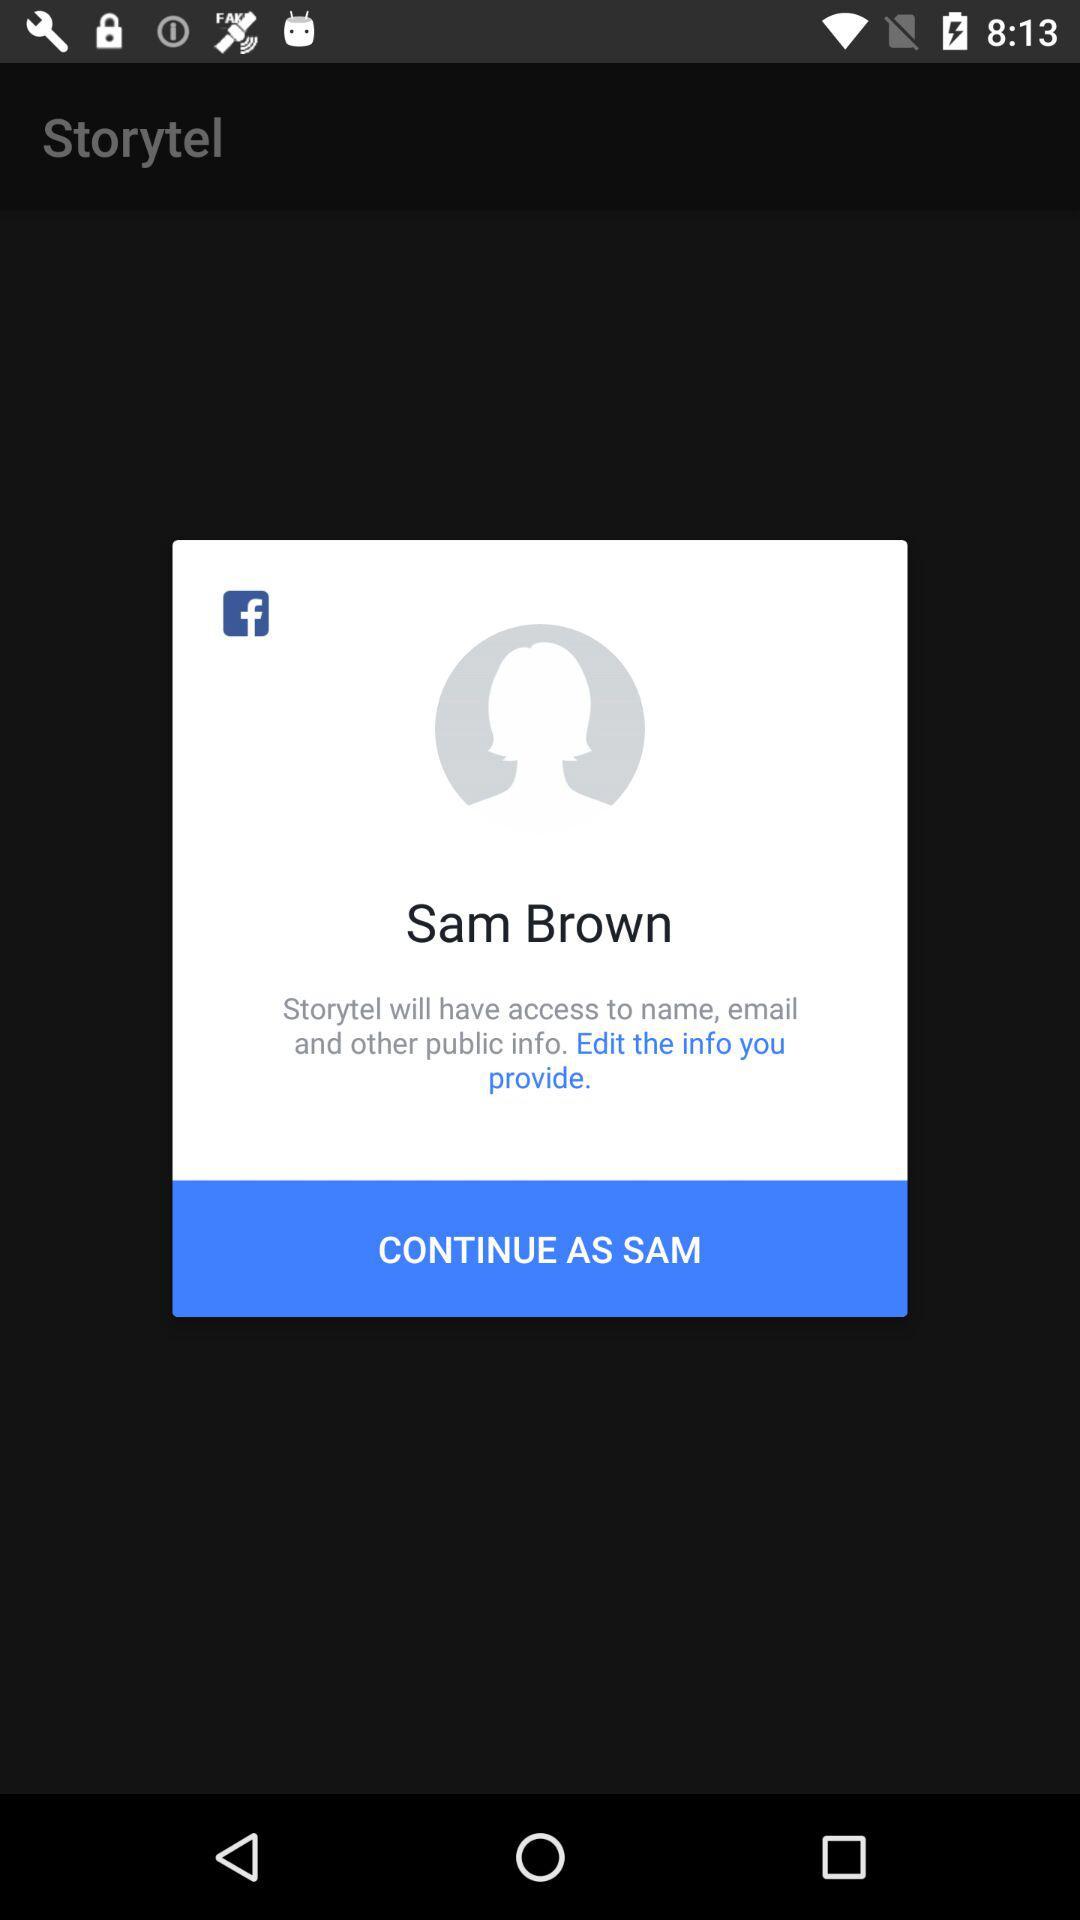  Describe the element at coordinates (540, 1247) in the screenshot. I see `the continue as sam` at that location.